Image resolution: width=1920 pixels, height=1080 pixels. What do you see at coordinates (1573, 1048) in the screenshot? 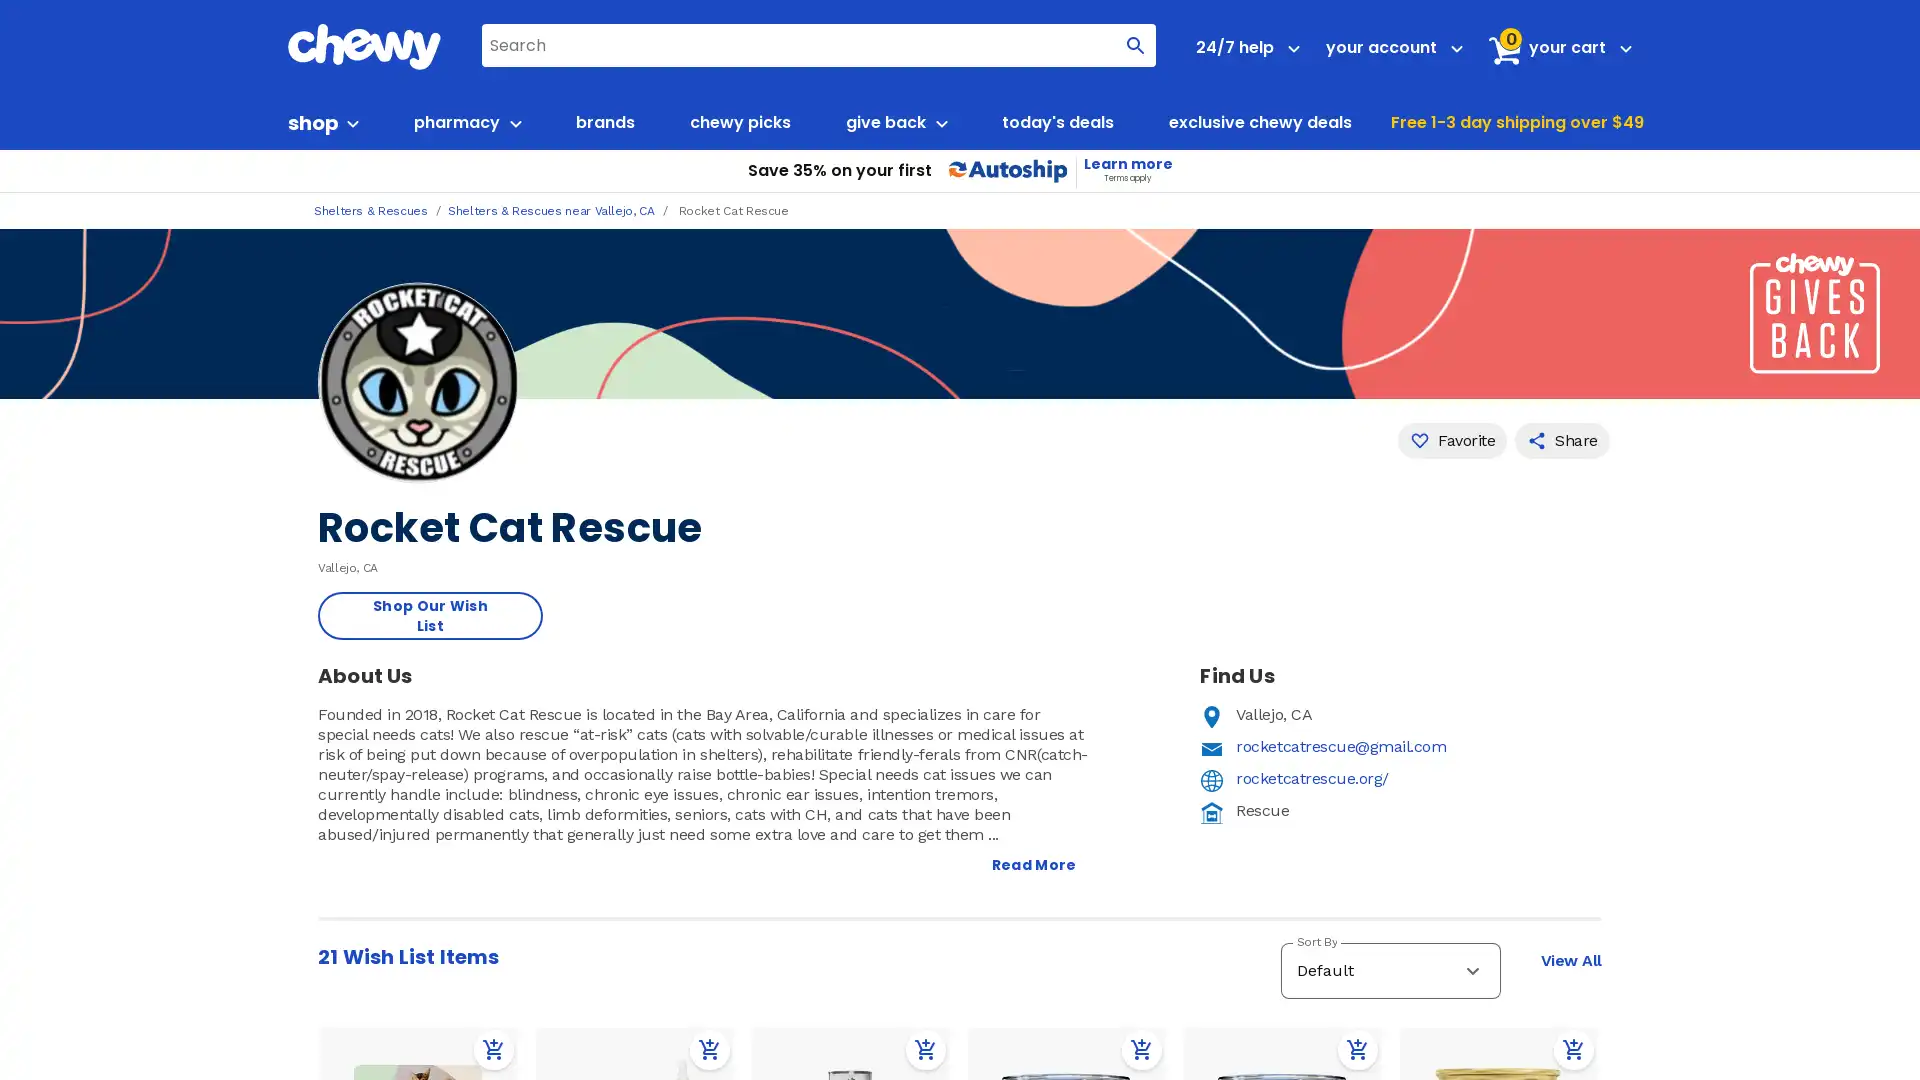
I see `Add 1 item to cart. Fancy Feast Kitten Tender Chicken Feast Canned Cat Food, 3-oz, case of 24` at bounding box center [1573, 1048].